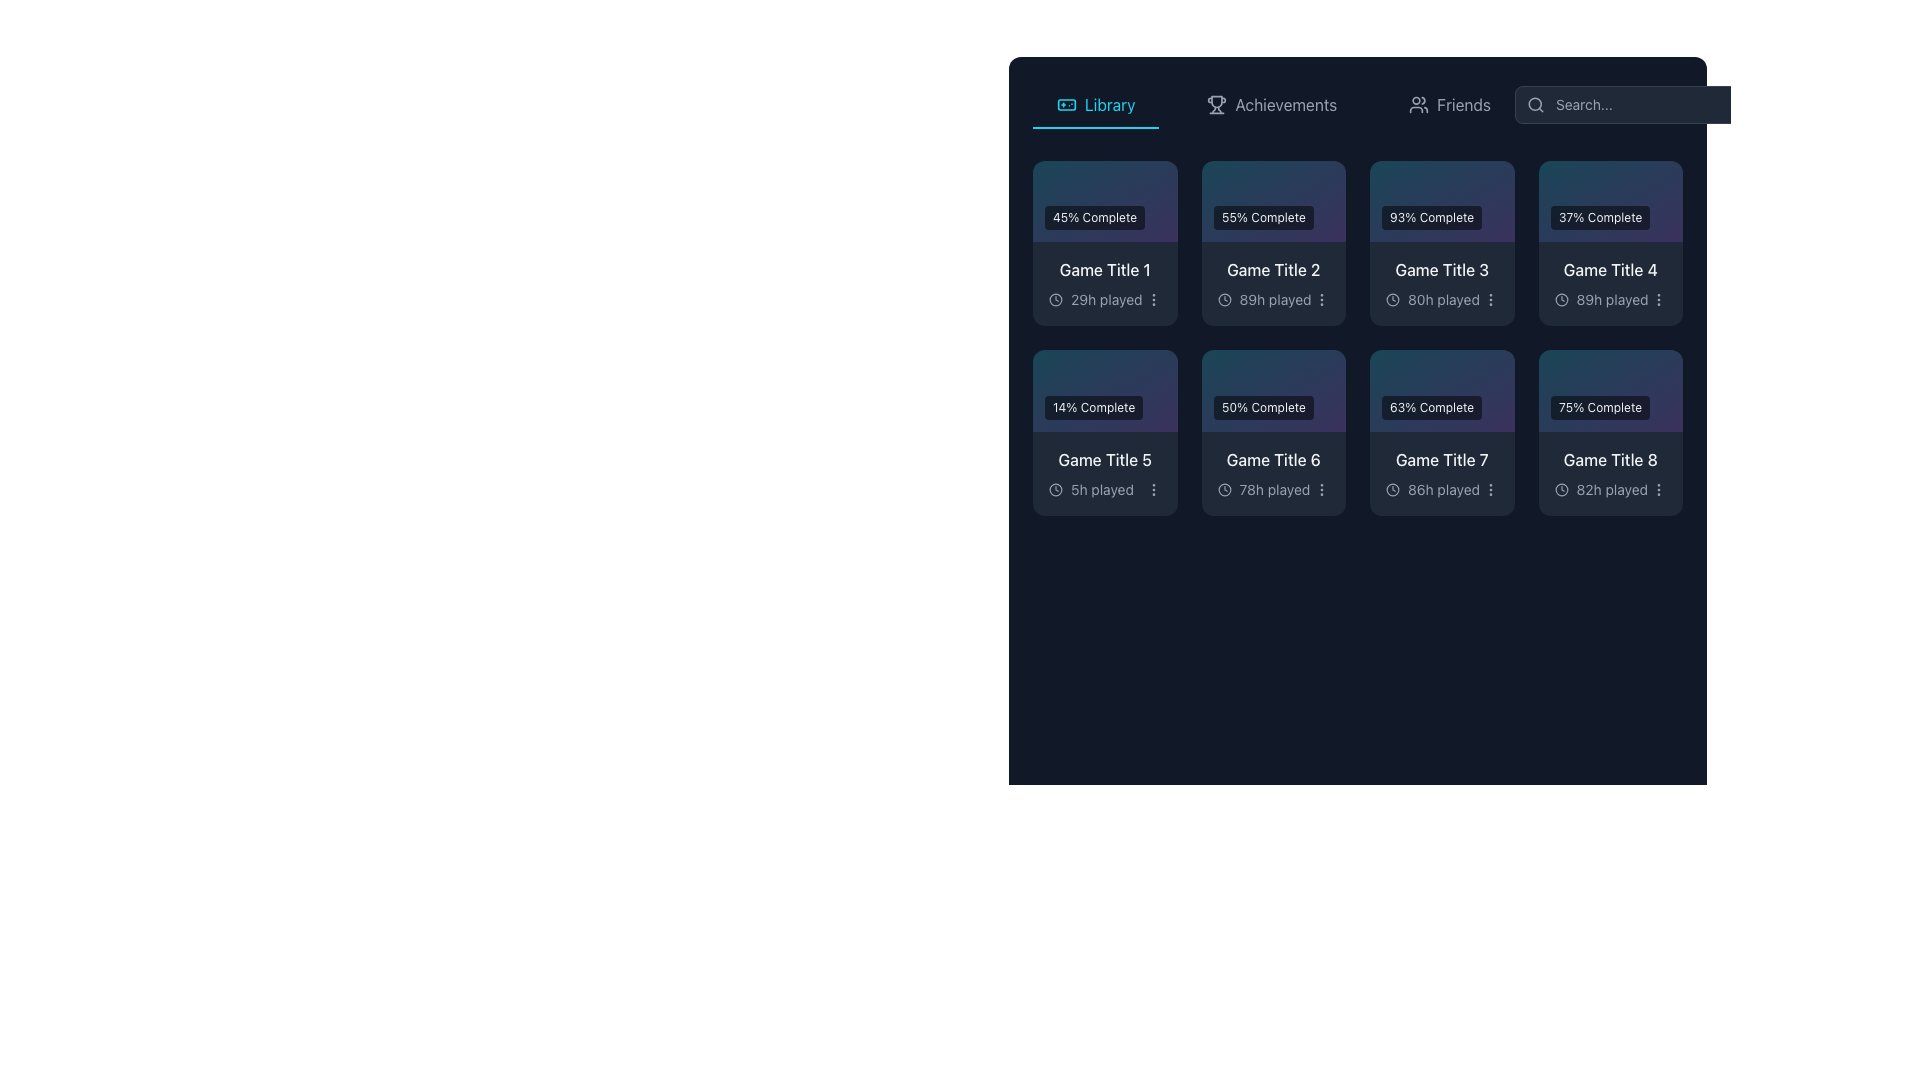 This screenshot has width=1920, height=1080. Describe the element at coordinates (1104, 270) in the screenshot. I see `the text element displaying the title 'Game Title 1' in white font within the '45% Complete' box in the 'Library' section` at that location.